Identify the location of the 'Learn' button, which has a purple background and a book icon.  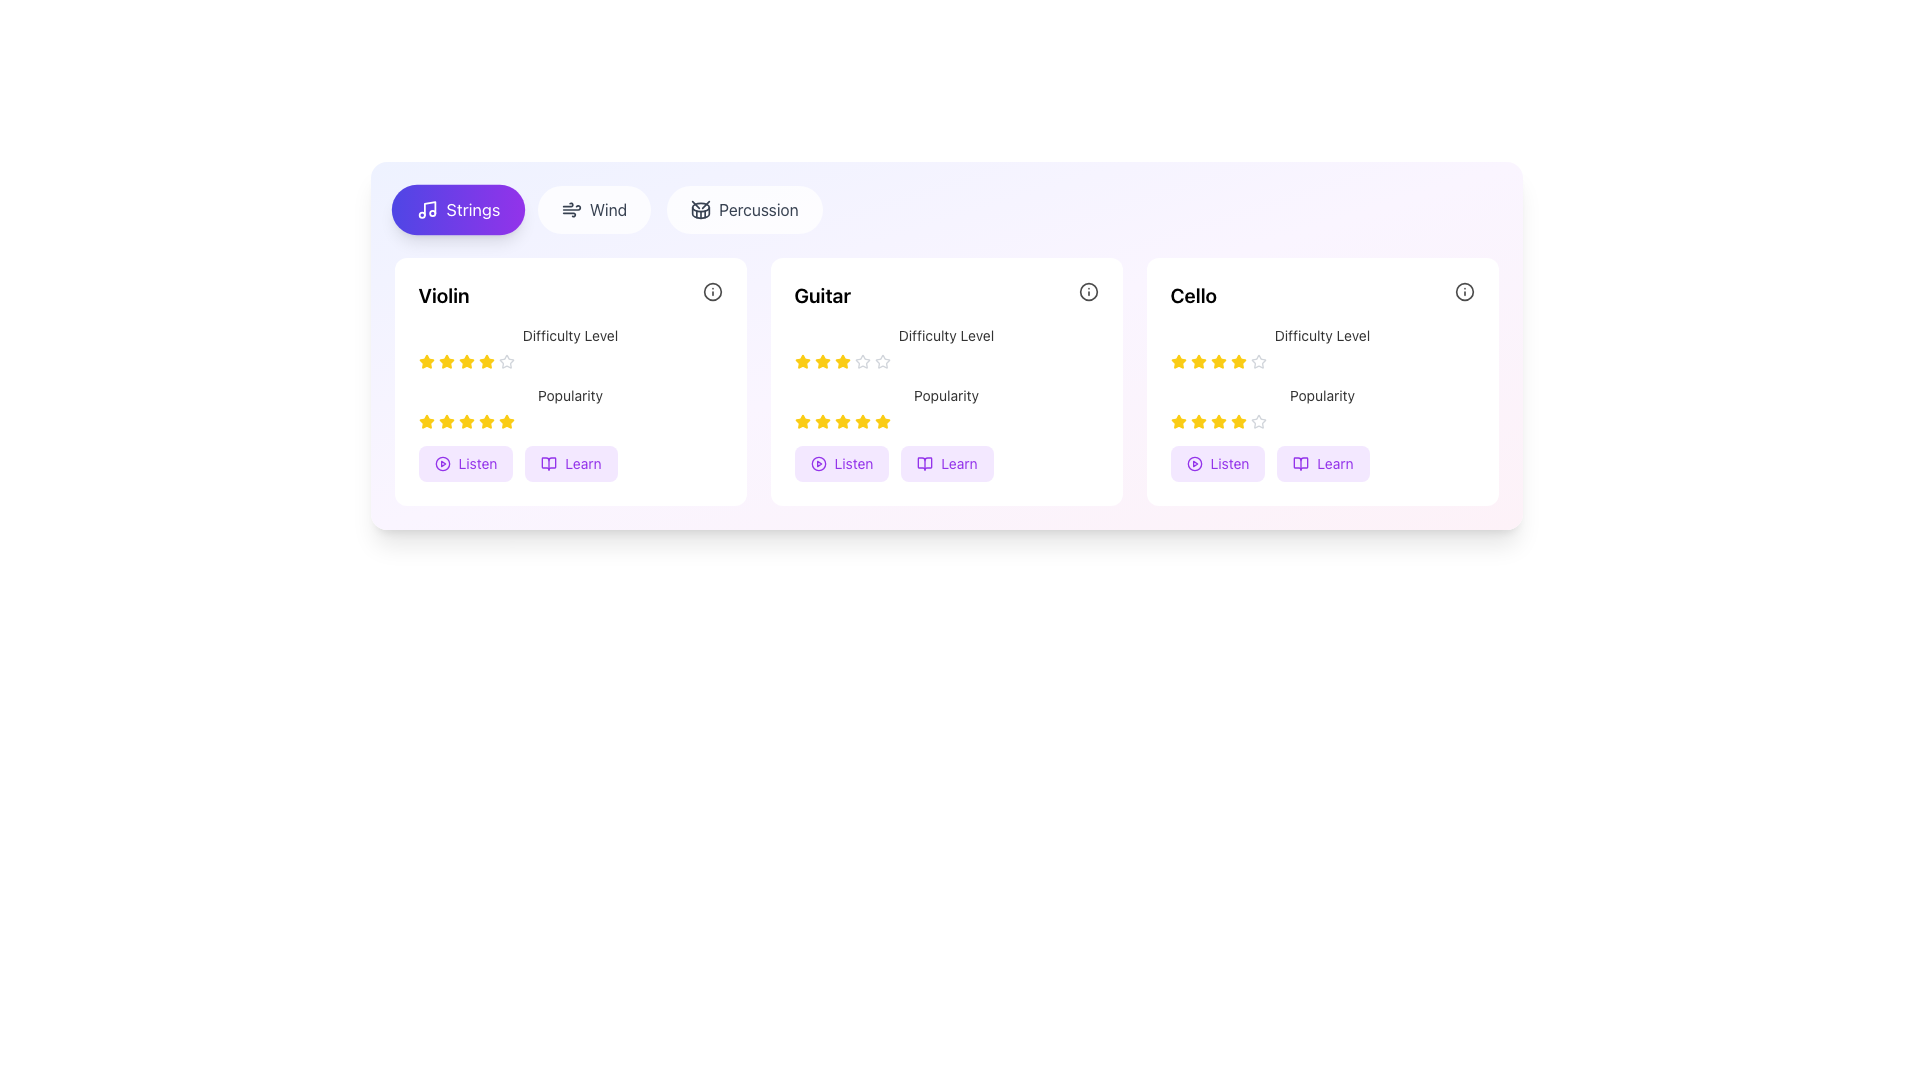
(1323, 463).